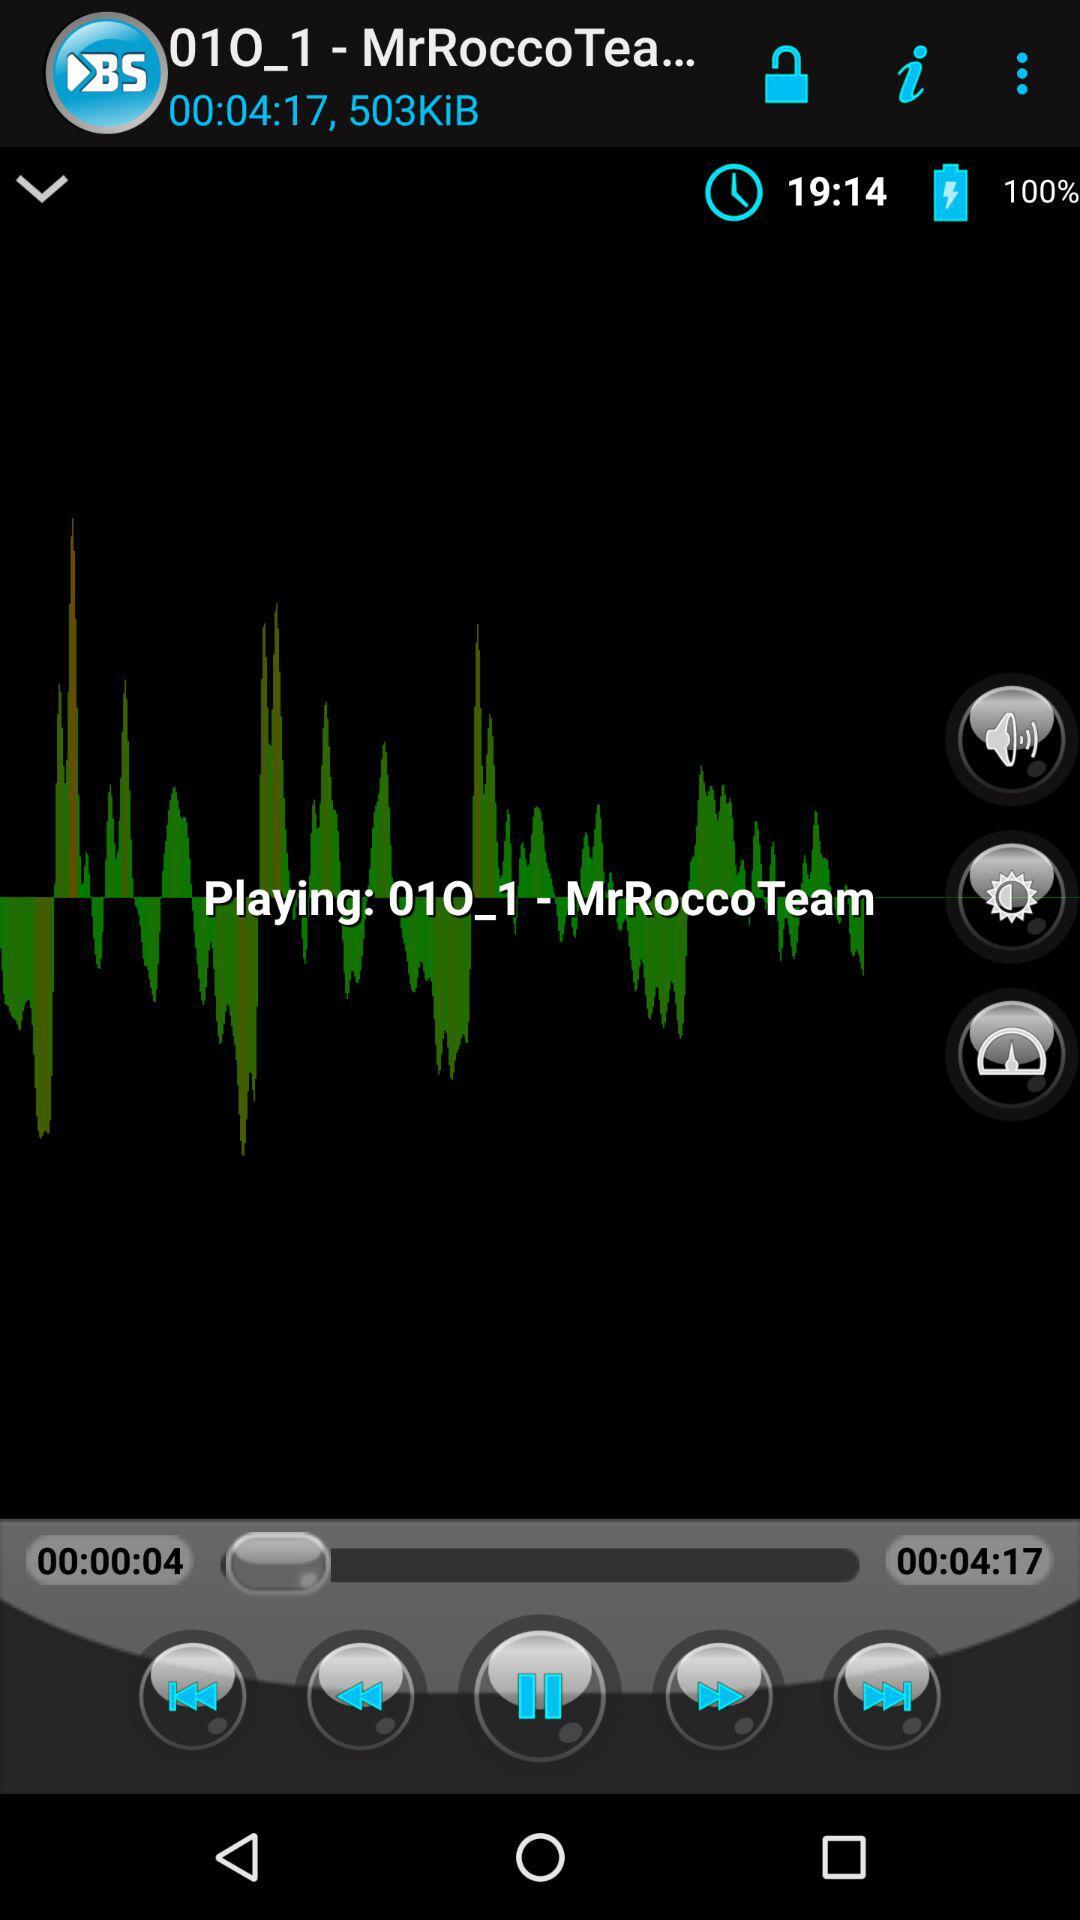  Describe the element at coordinates (42, 188) in the screenshot. I see `display other options` at that location.